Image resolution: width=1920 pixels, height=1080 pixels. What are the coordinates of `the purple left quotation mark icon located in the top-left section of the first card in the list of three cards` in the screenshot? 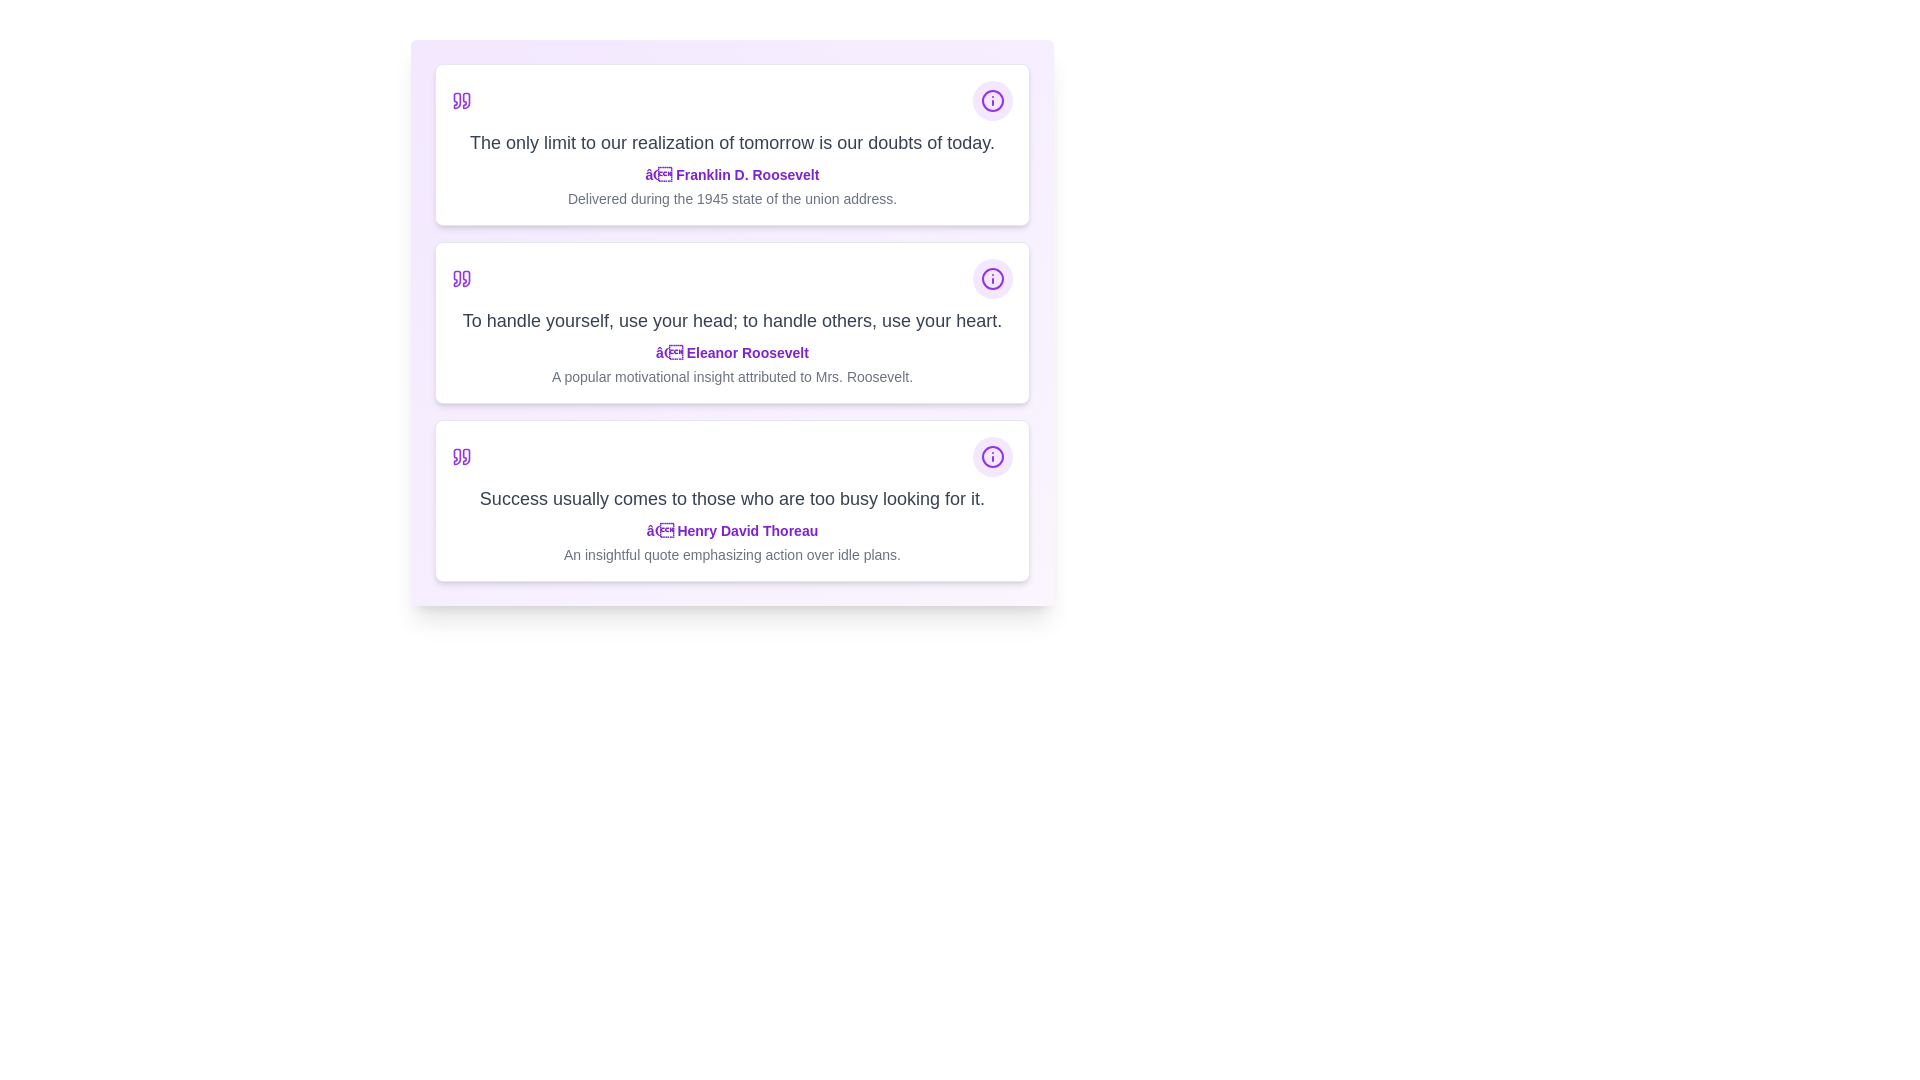 It's located at (456, 100).